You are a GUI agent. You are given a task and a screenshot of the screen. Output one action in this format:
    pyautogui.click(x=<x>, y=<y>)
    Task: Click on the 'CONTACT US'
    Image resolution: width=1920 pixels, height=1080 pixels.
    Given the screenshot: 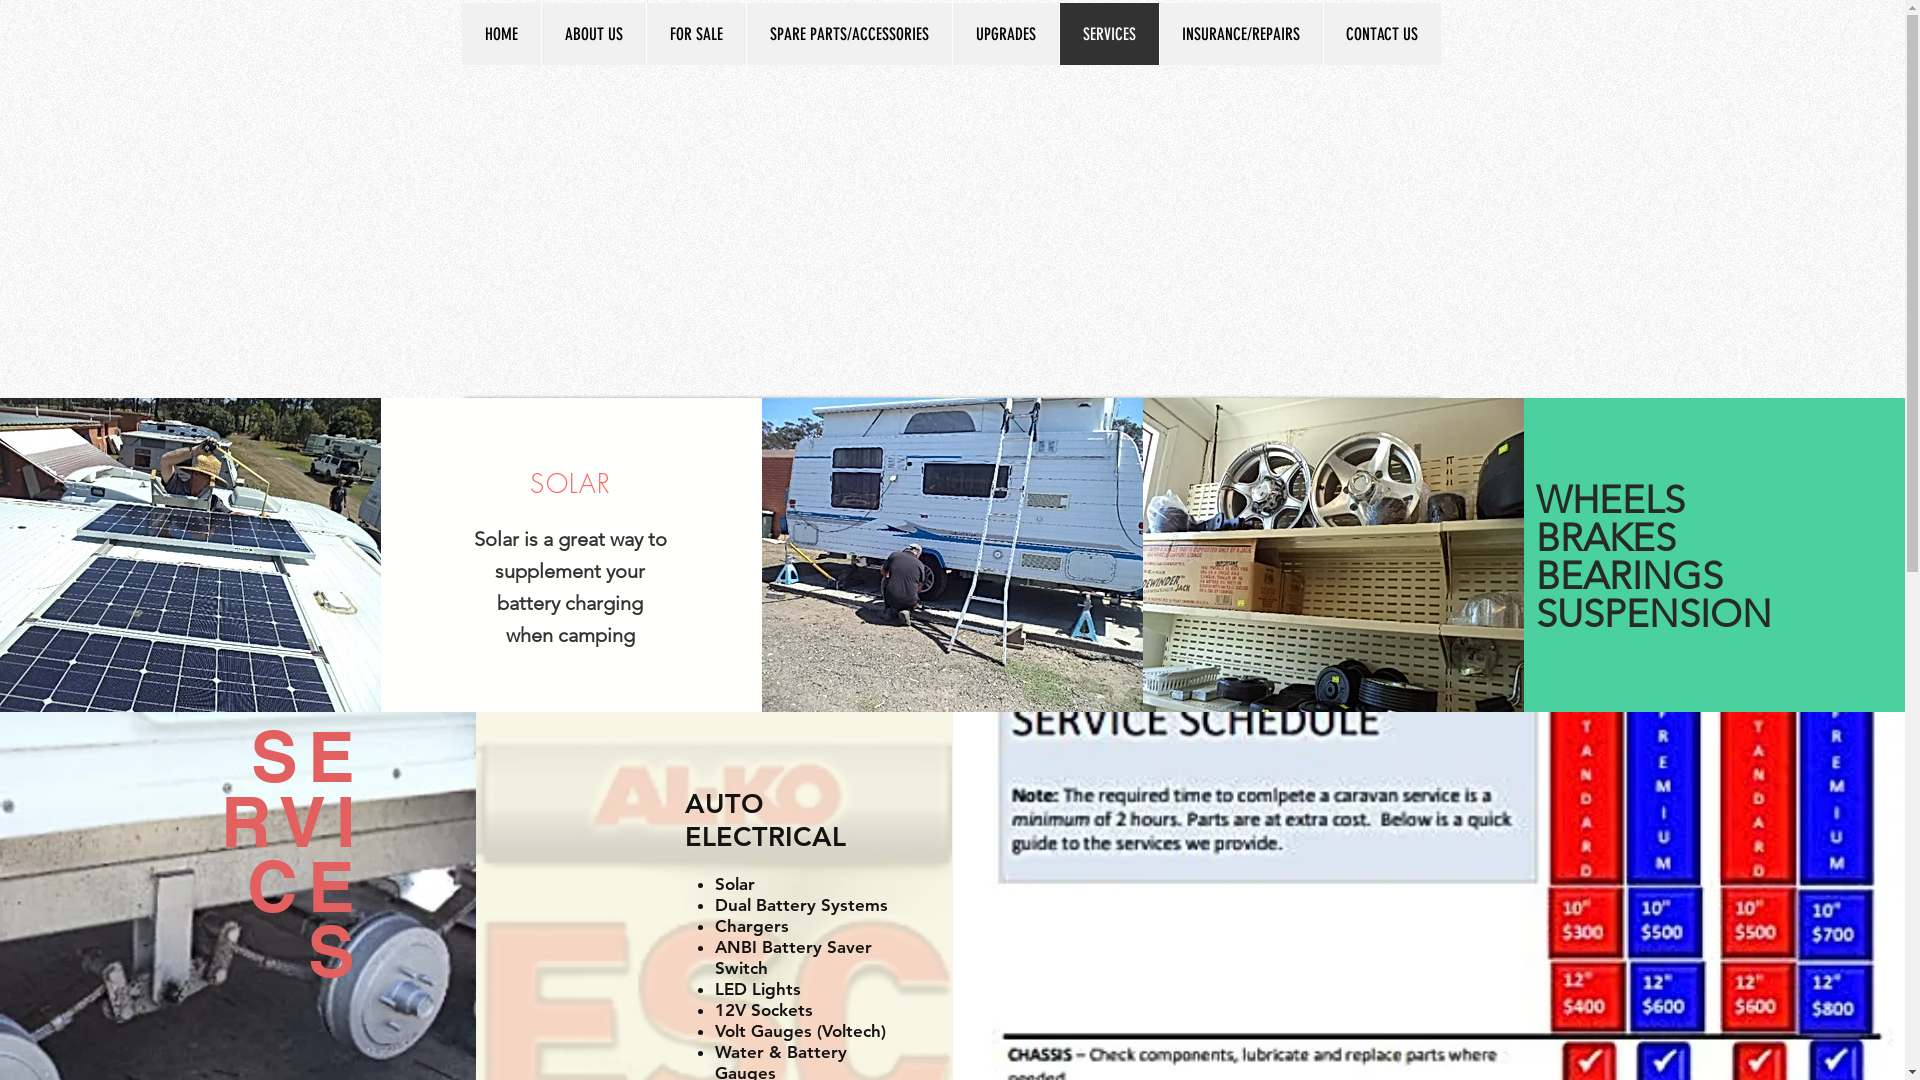 What is the action you would take?
    pyautogui.click(x=1380, y=34)
    